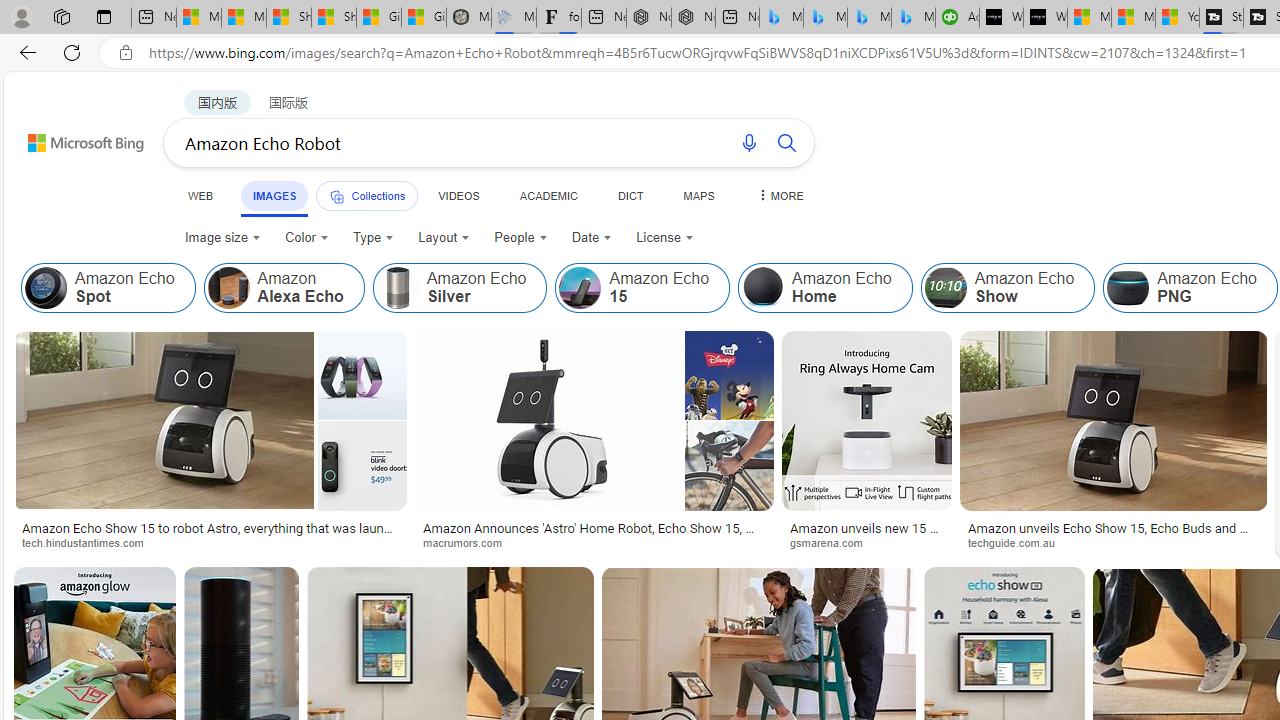  I want to click on 'Amazon Echo Silver', so click(458, 288).